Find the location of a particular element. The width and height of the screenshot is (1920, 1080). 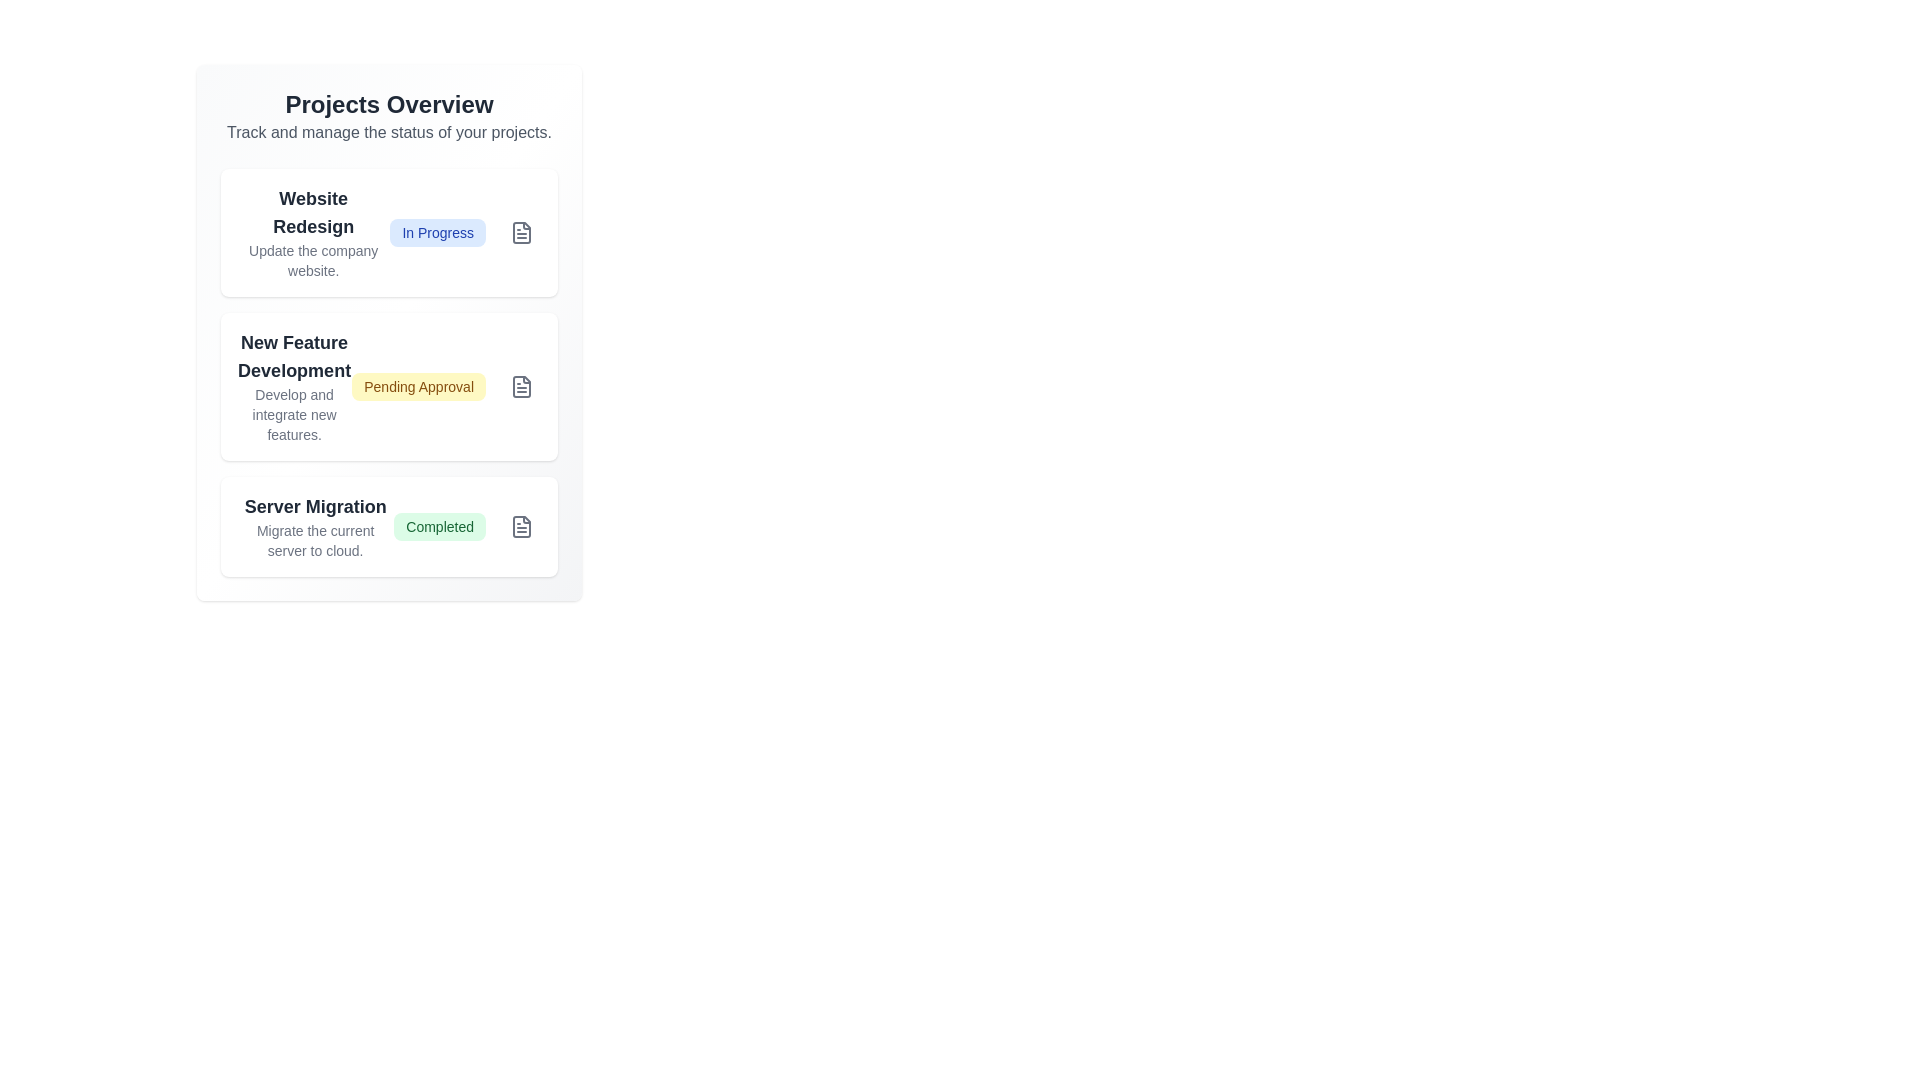

the project item labeled 'New Feature Development' to focus or highlight it is located at coordinates (389, 386).